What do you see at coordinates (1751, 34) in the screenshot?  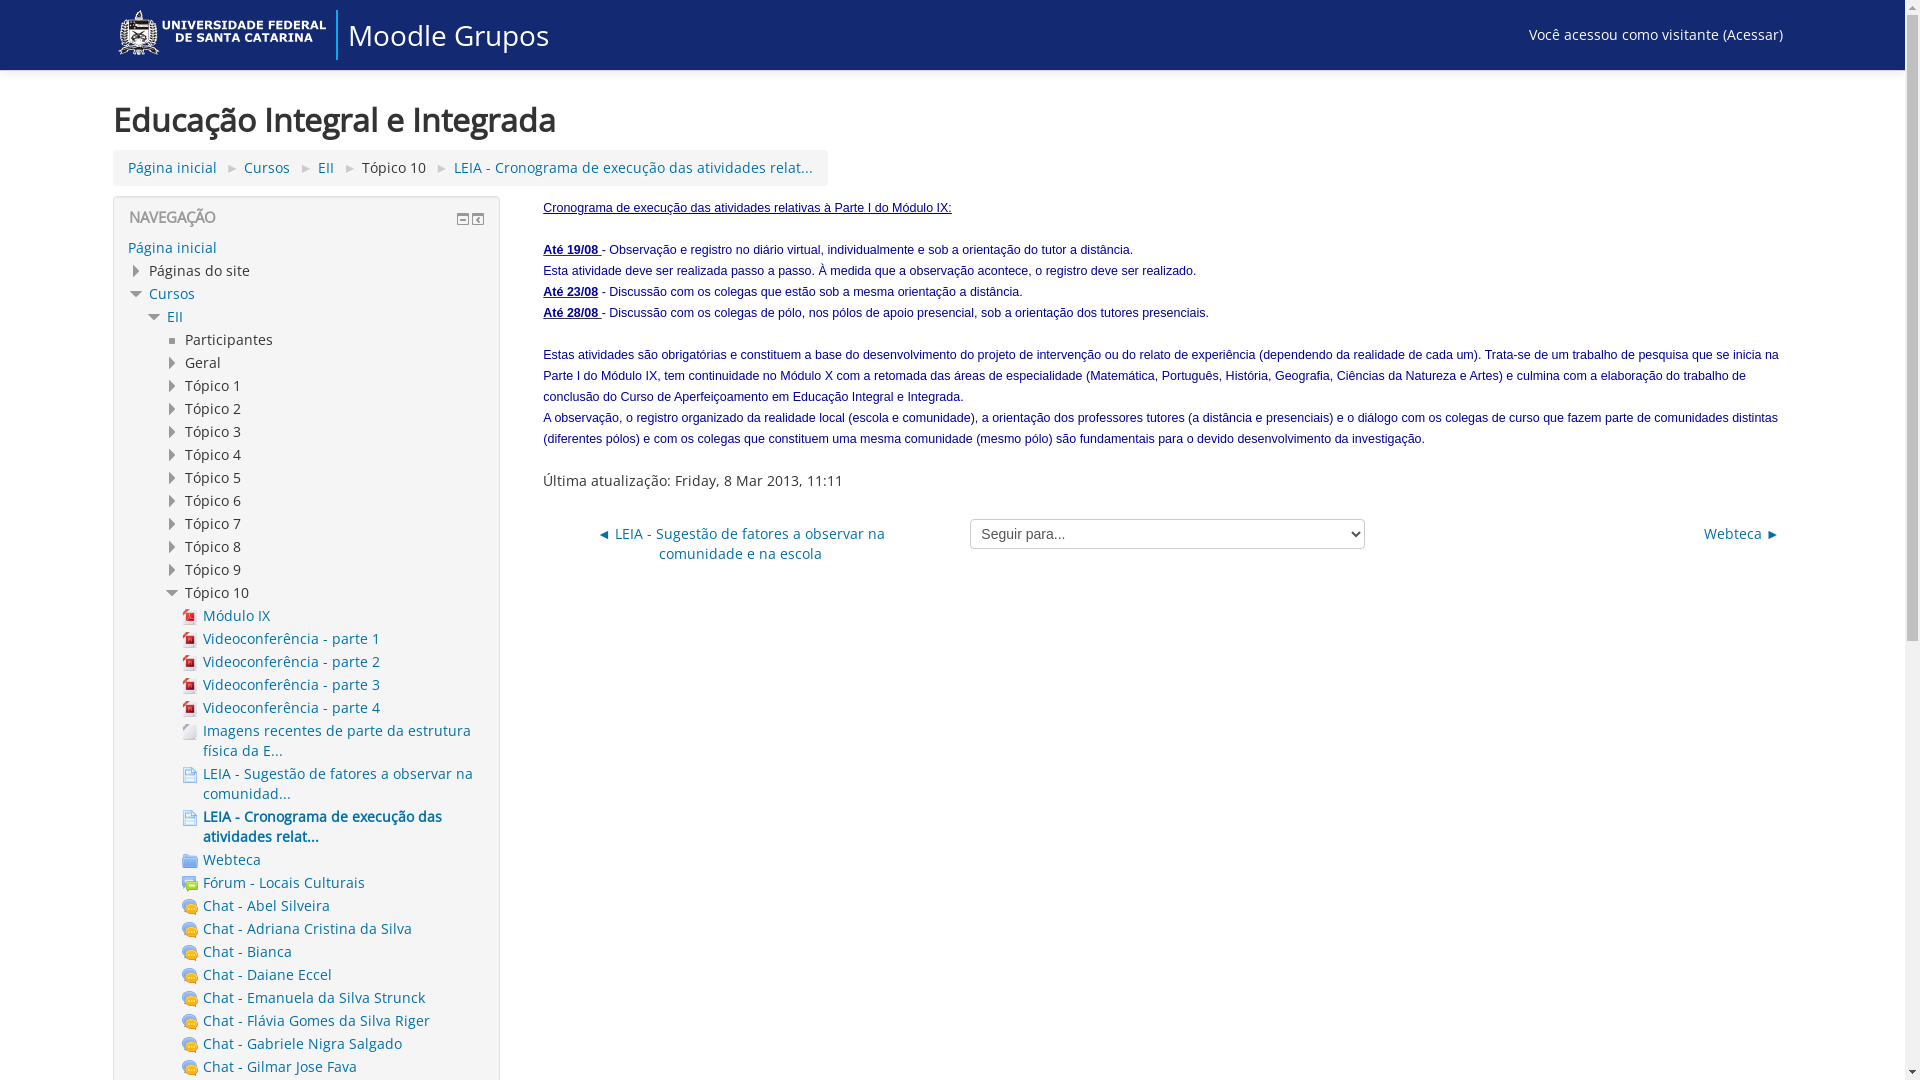 I see `'Acessar'` at bounding box center [1751, 34].